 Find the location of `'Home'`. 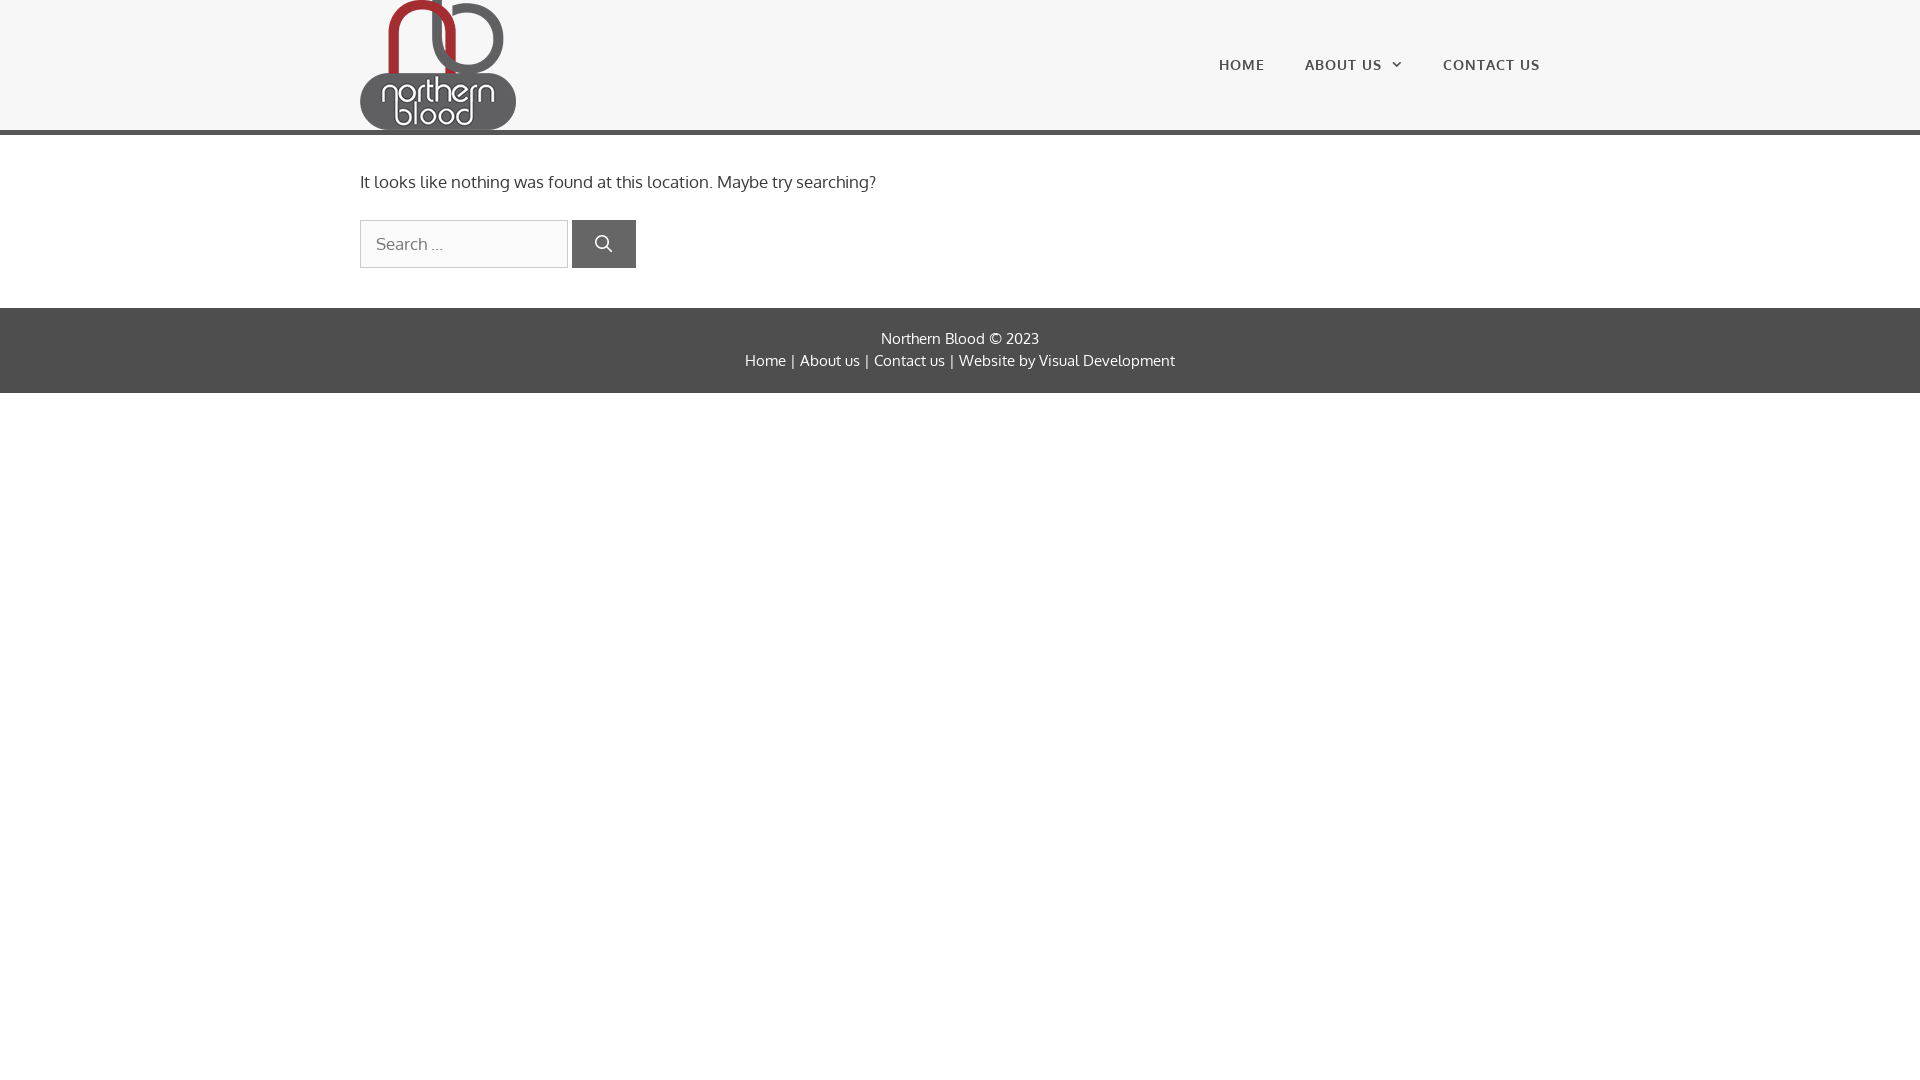

'Home' is located at coordinates (764, 360).